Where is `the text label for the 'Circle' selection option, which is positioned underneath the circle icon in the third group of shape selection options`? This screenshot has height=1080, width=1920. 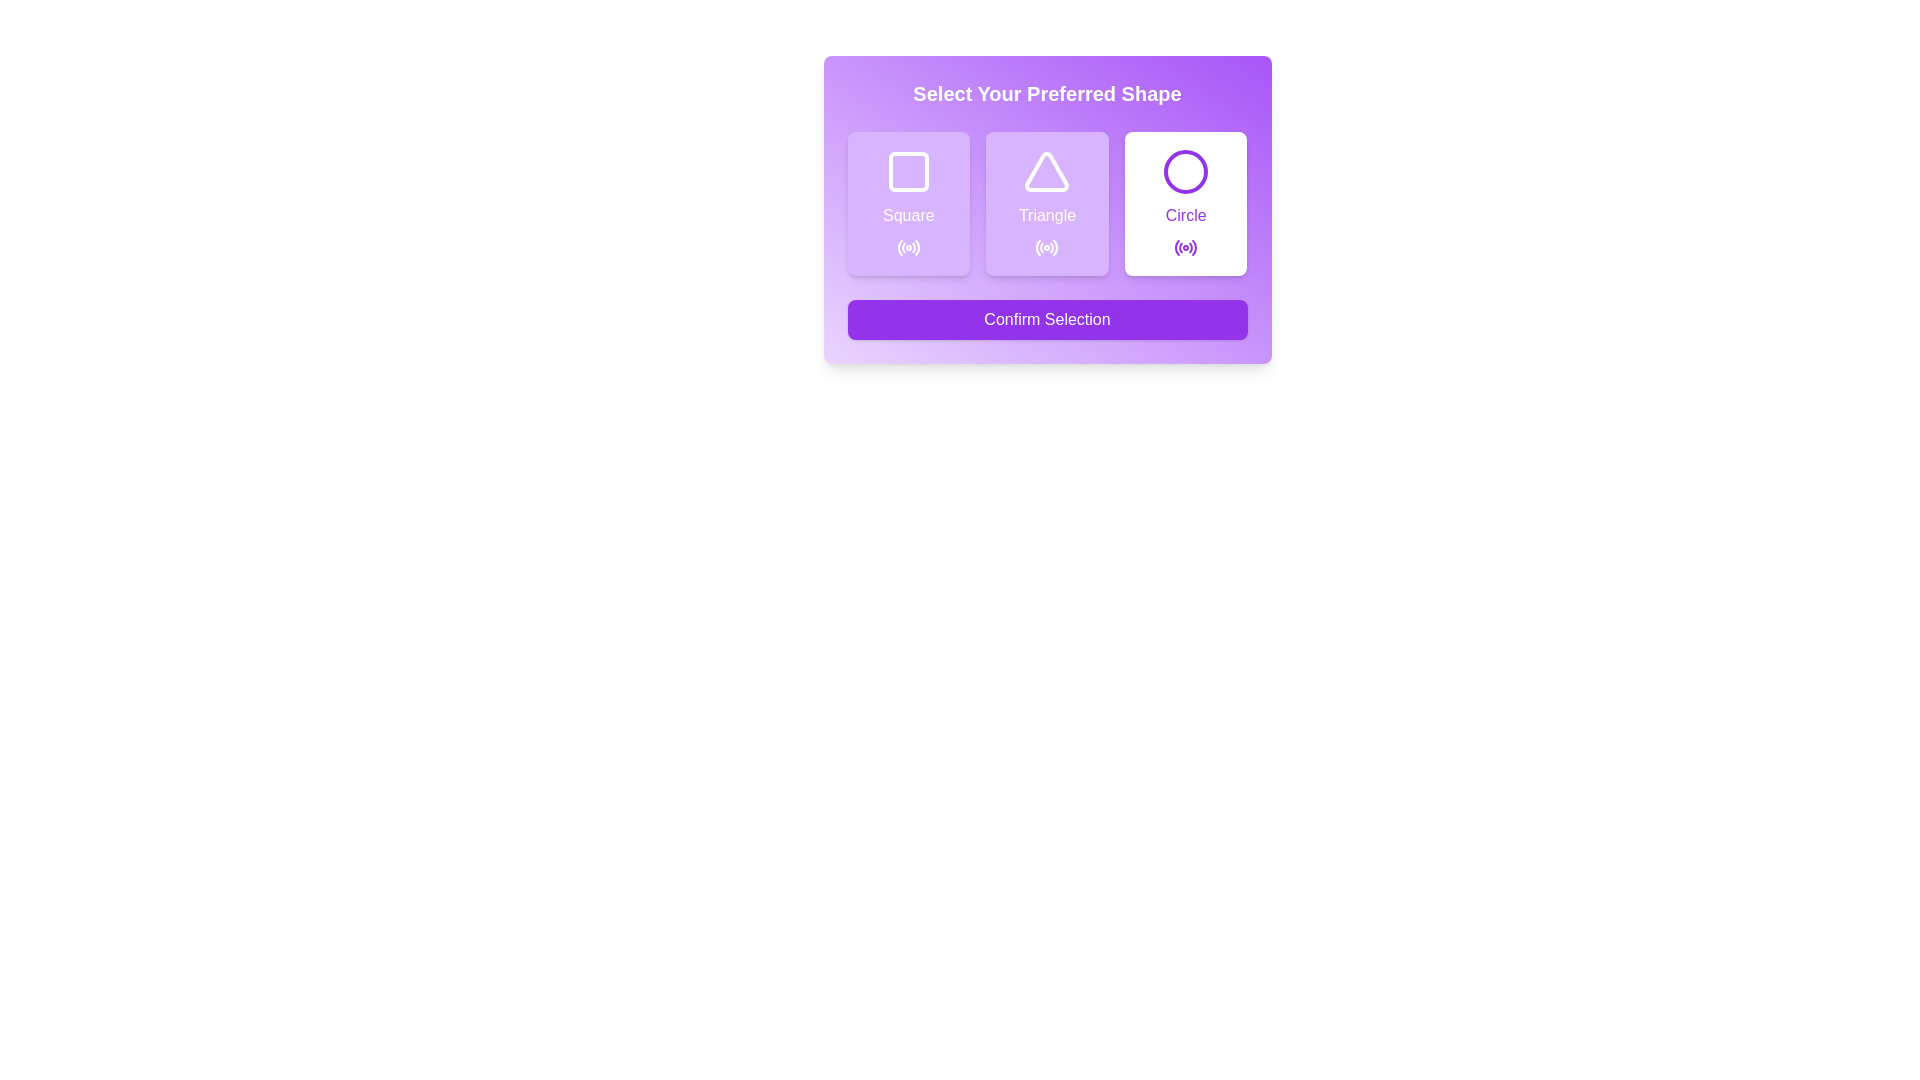
the text label for the 'Circle' selection option, which is positioned underneath the circle icon in the third group of shape selection options is located at coordinates (1186, 216).